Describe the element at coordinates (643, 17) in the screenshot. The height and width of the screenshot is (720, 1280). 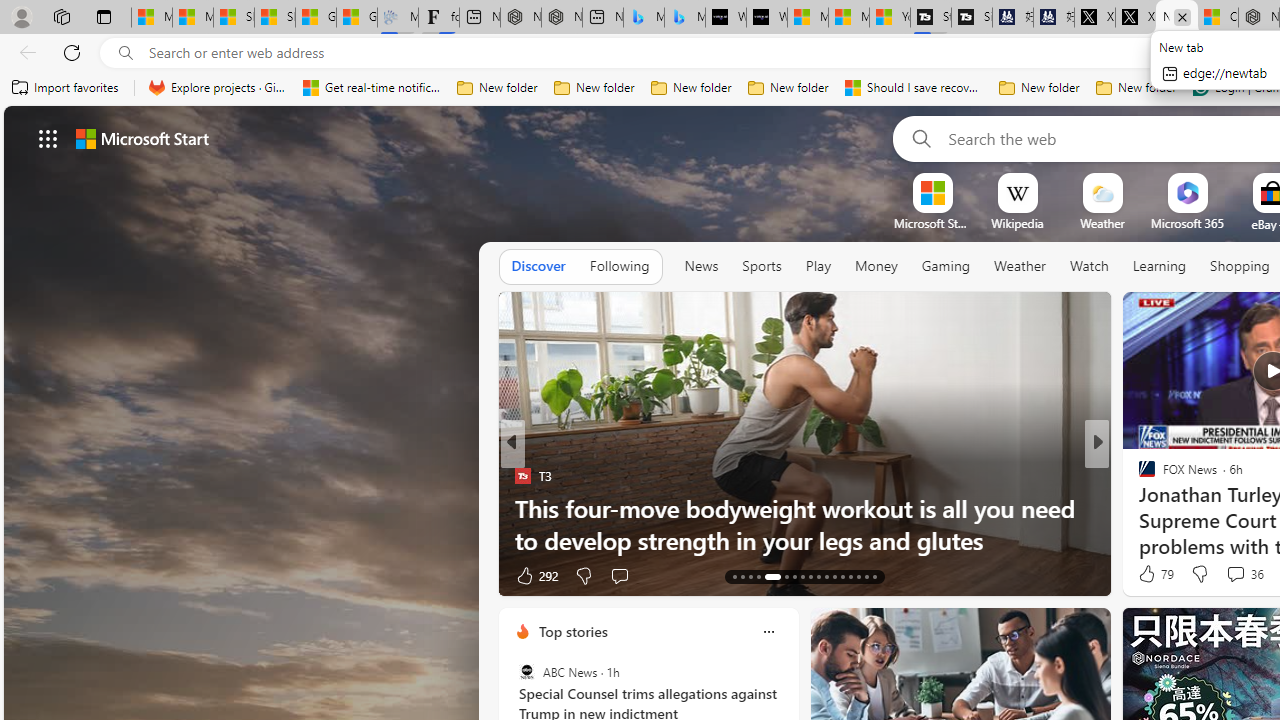
I see `'Microsoft Bing Travel - Stays in Bangkok, Bangkok, Thailand'` at that location.